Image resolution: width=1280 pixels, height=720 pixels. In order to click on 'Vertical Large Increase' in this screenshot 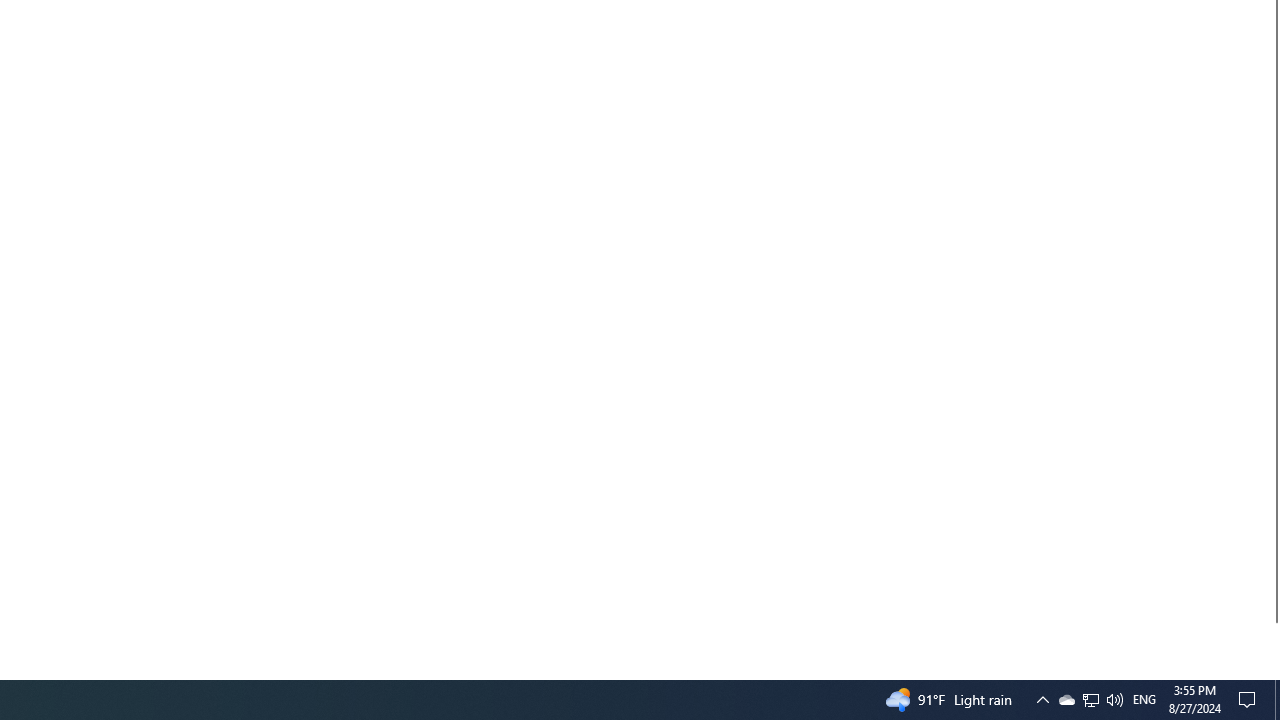, I will do `click(1271, 643)`.